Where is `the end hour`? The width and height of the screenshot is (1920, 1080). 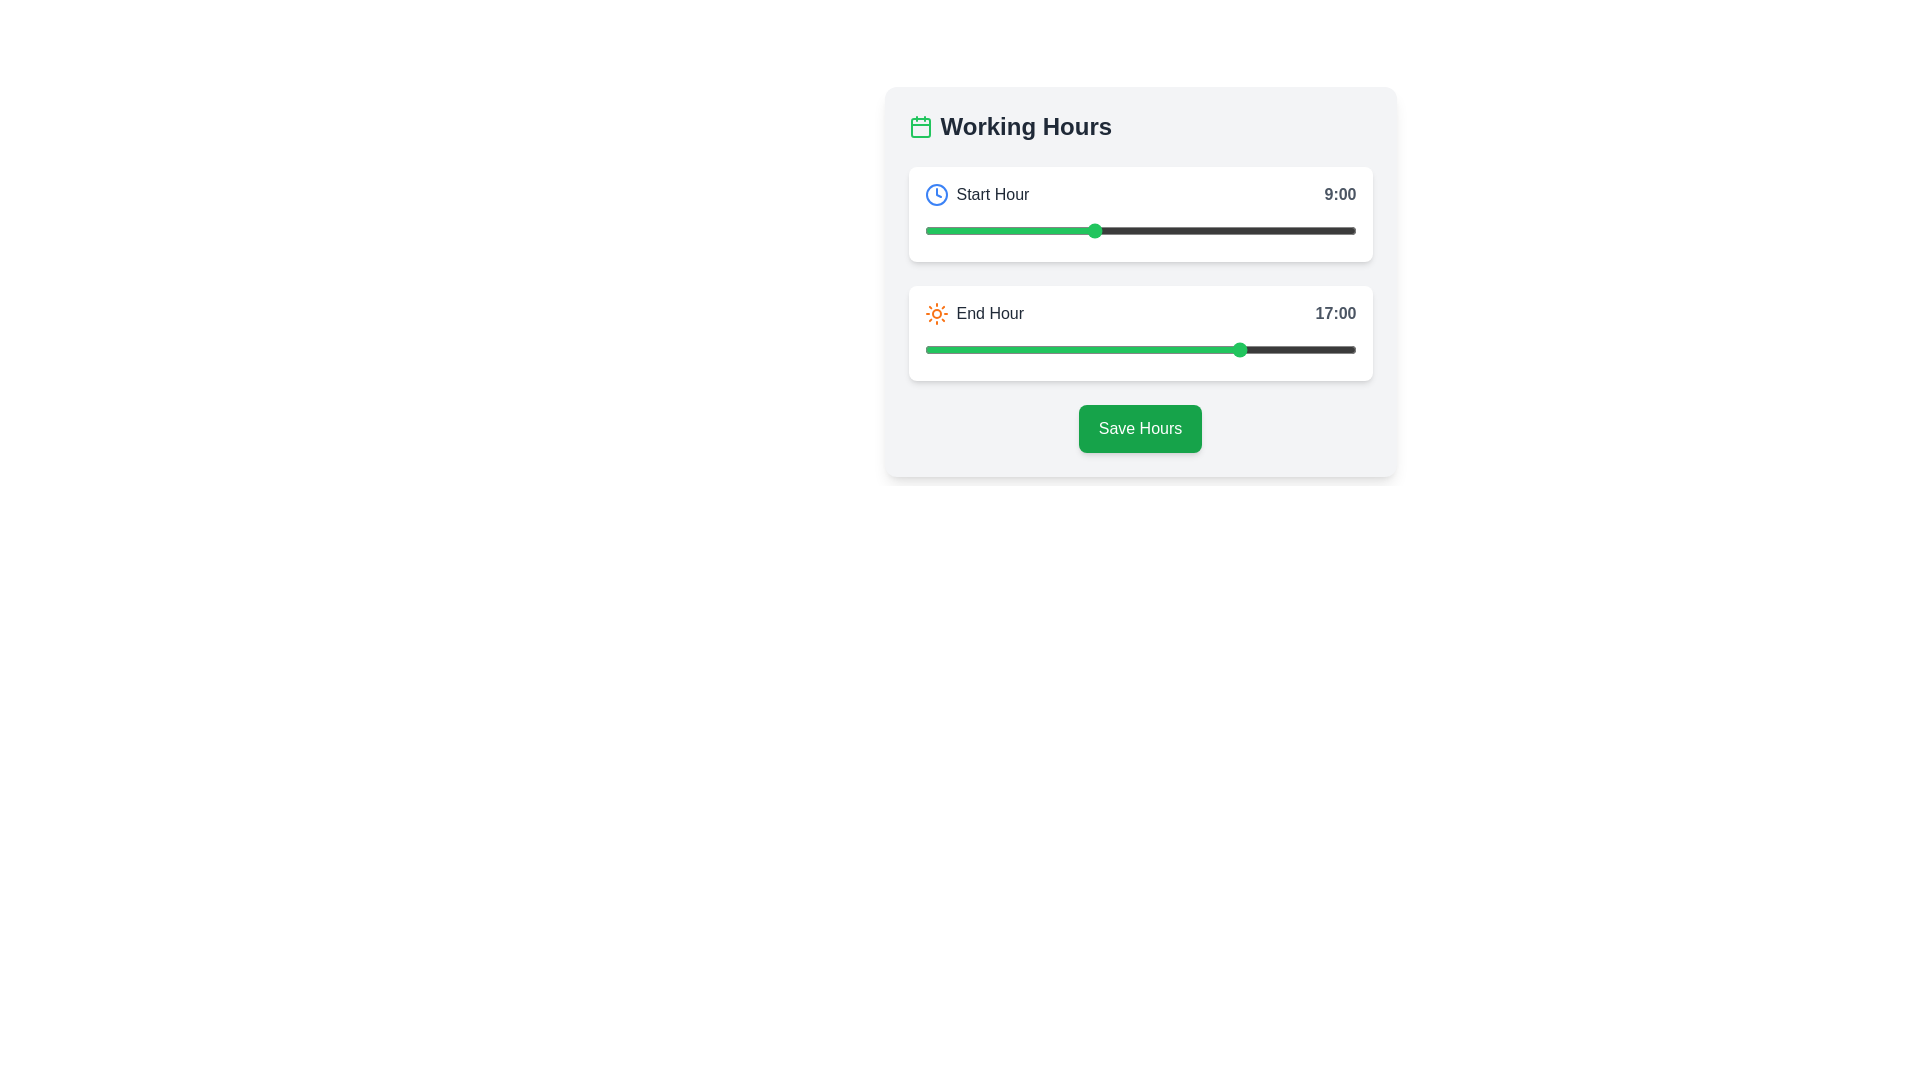 the end hour is located at coordinates (1037, 349).